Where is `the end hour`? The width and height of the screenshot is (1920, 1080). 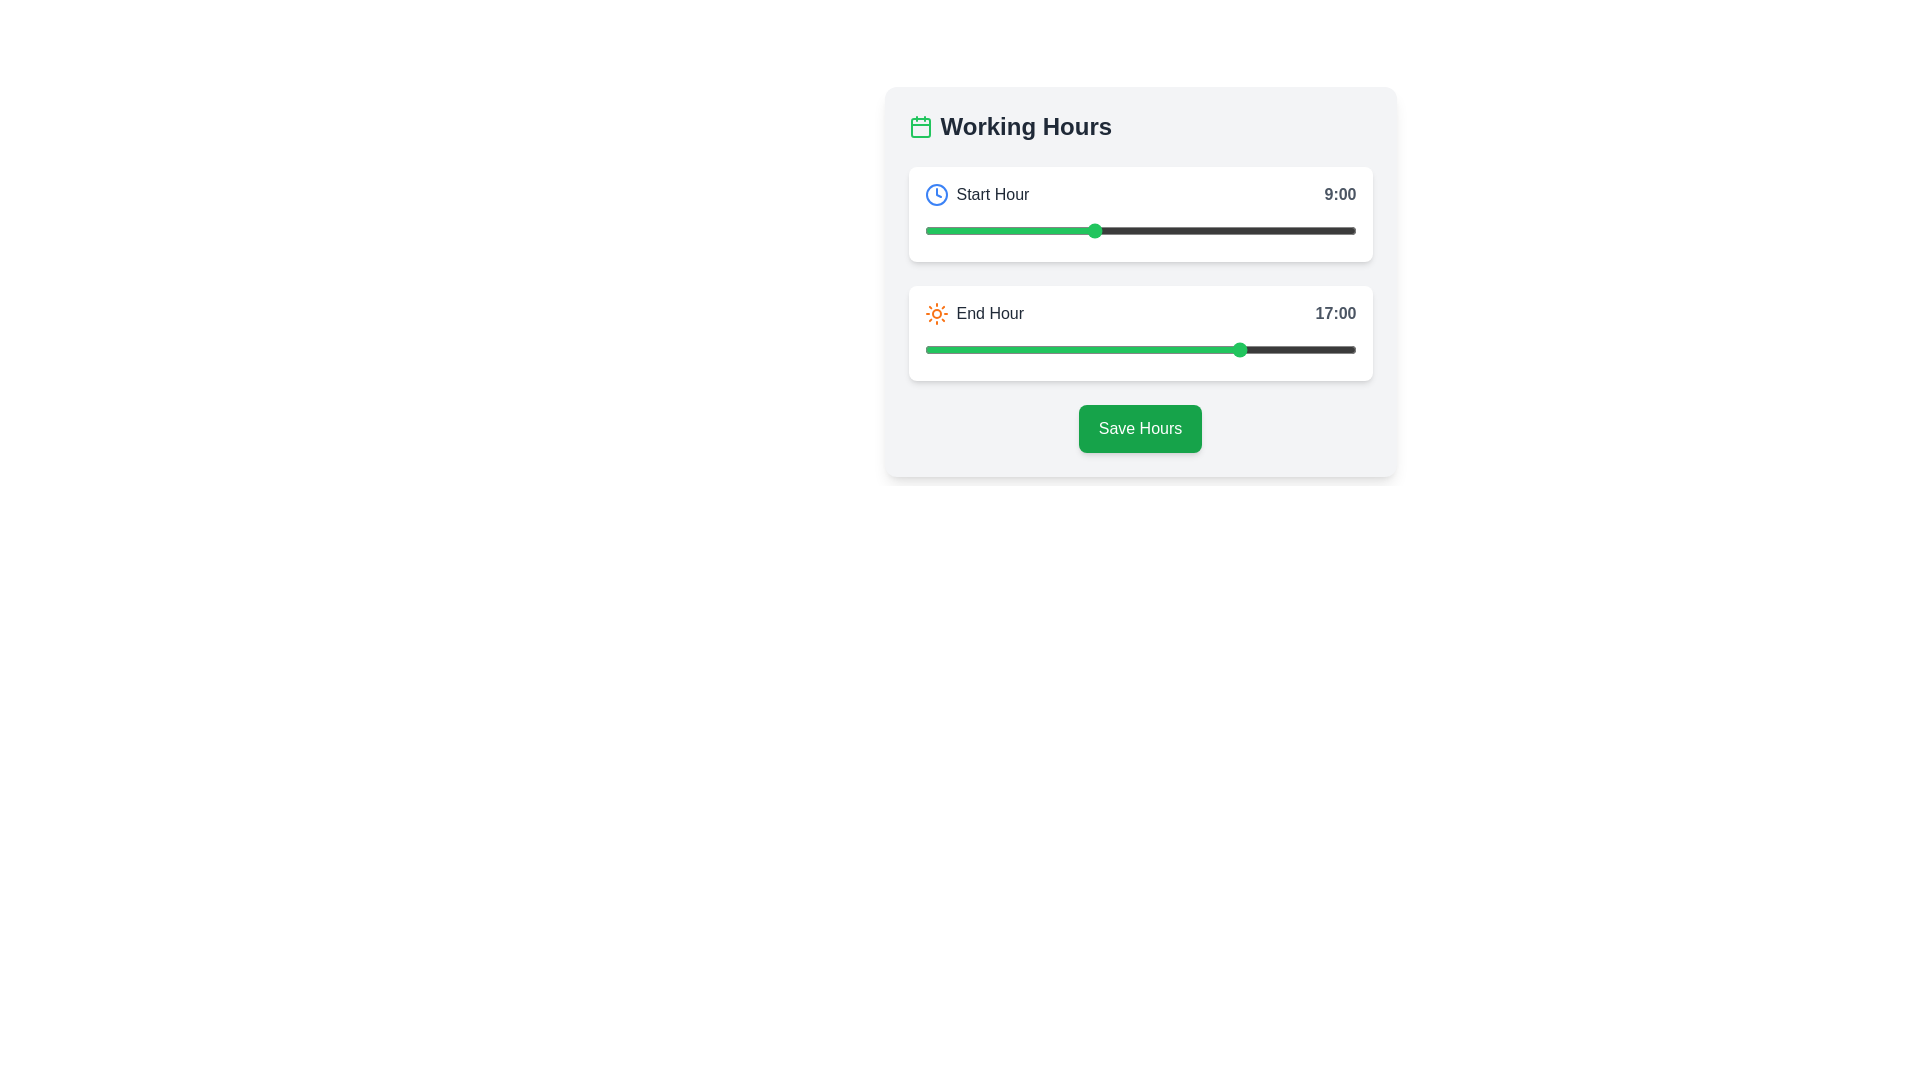 the end hour is located at coordinates (1037, 349).